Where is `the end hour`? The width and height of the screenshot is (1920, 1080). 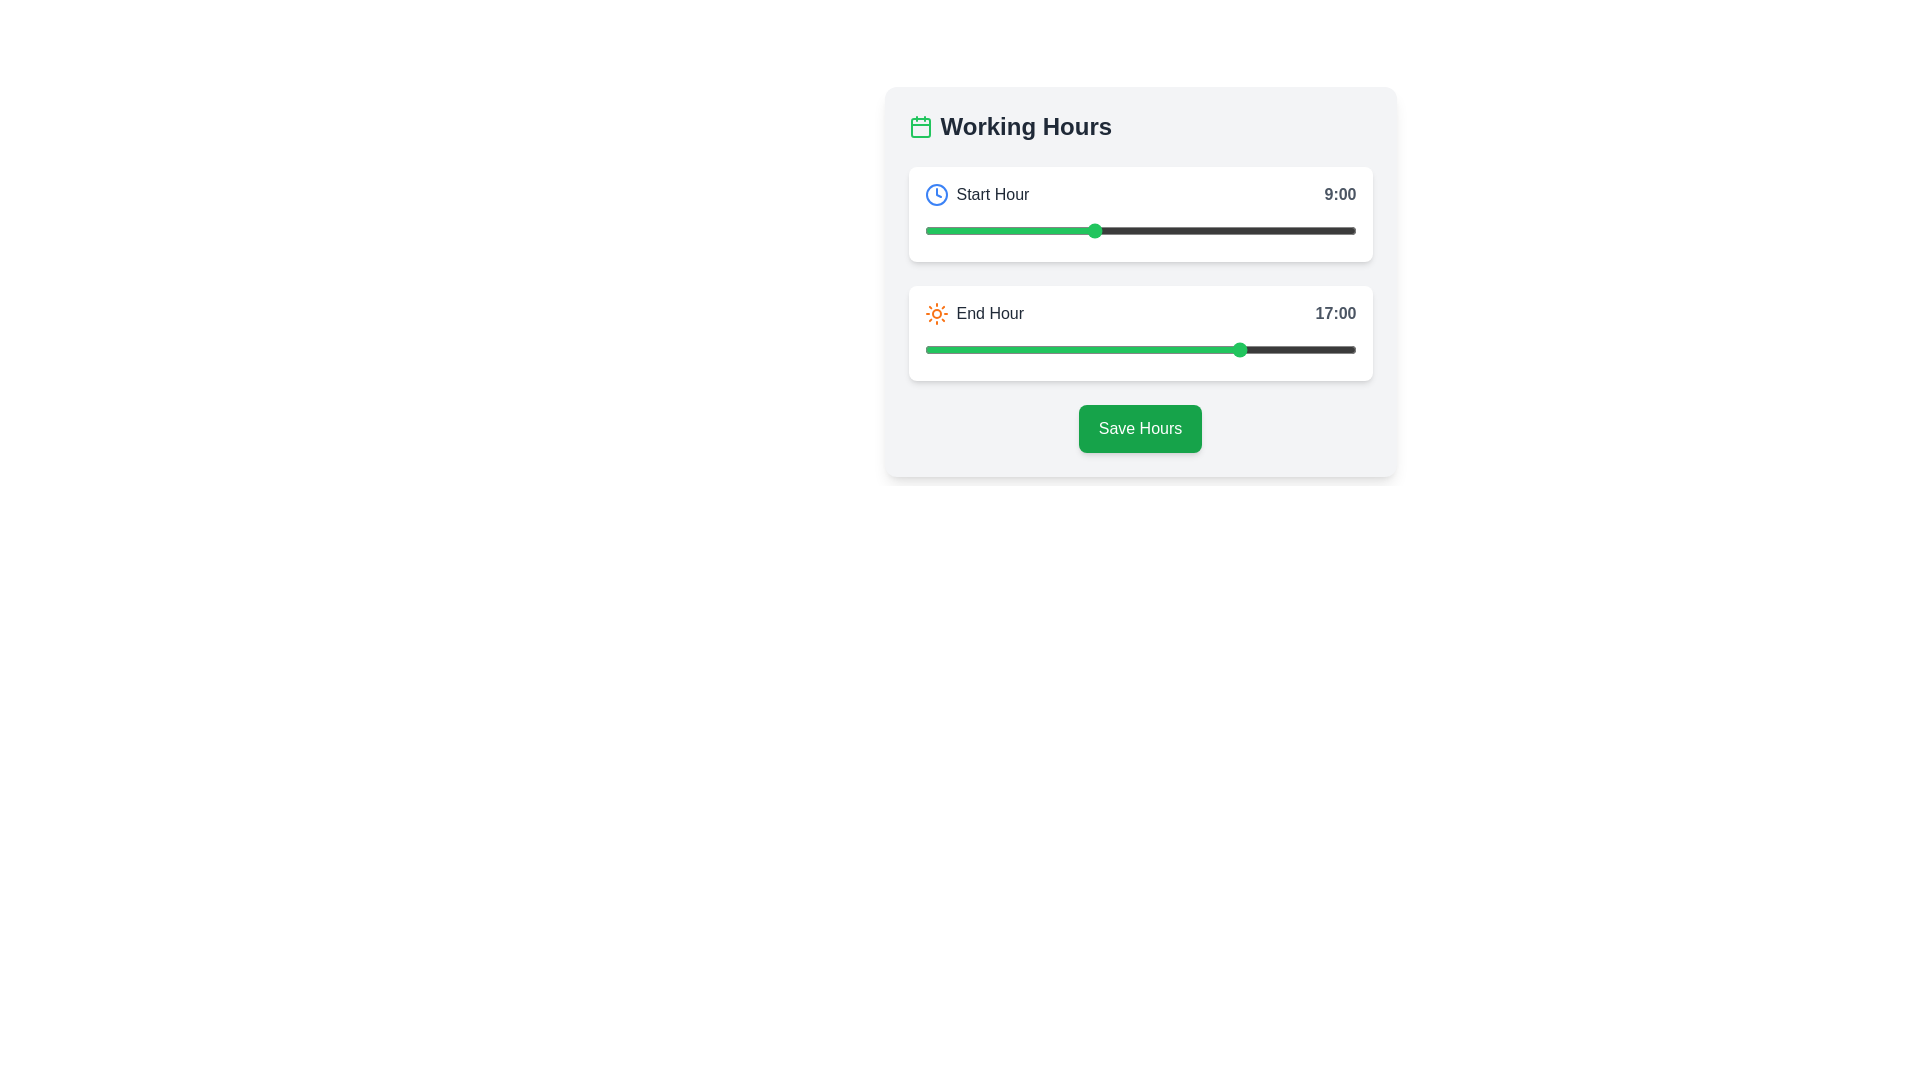 the end hour is located at coordinates (1037, 349).